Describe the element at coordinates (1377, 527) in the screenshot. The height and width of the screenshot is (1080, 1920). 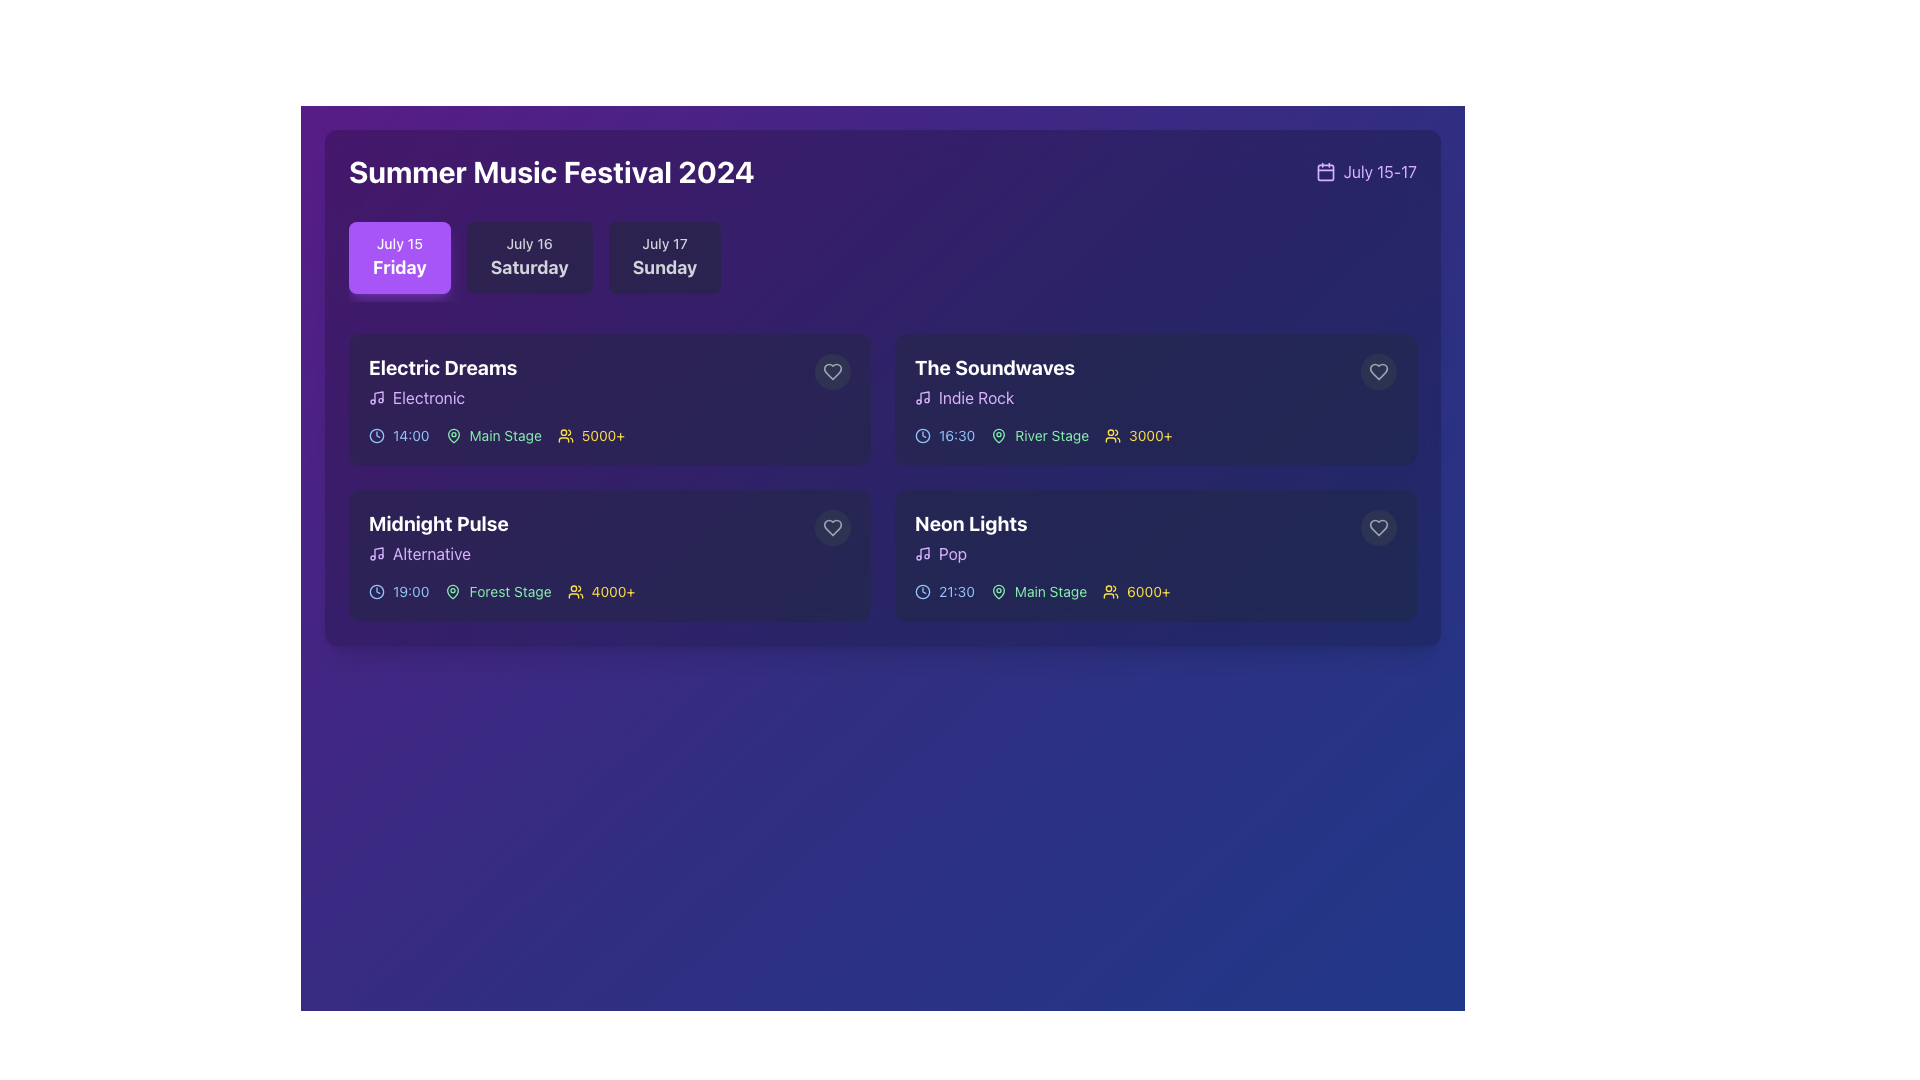
I see `the heart-shaped 'favorite' button in the bottom-right card for the event 'Neon Lights'` at that location.